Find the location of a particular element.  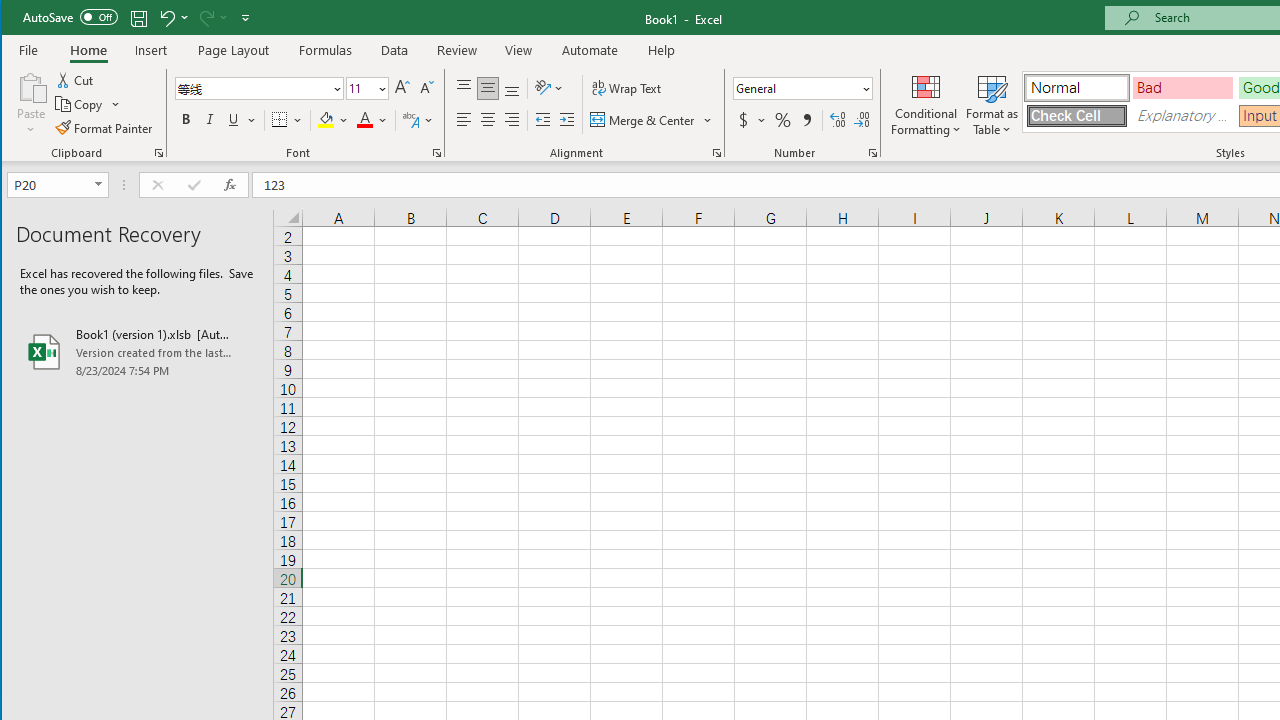

'Borders' is located at coordinates (286, 120).